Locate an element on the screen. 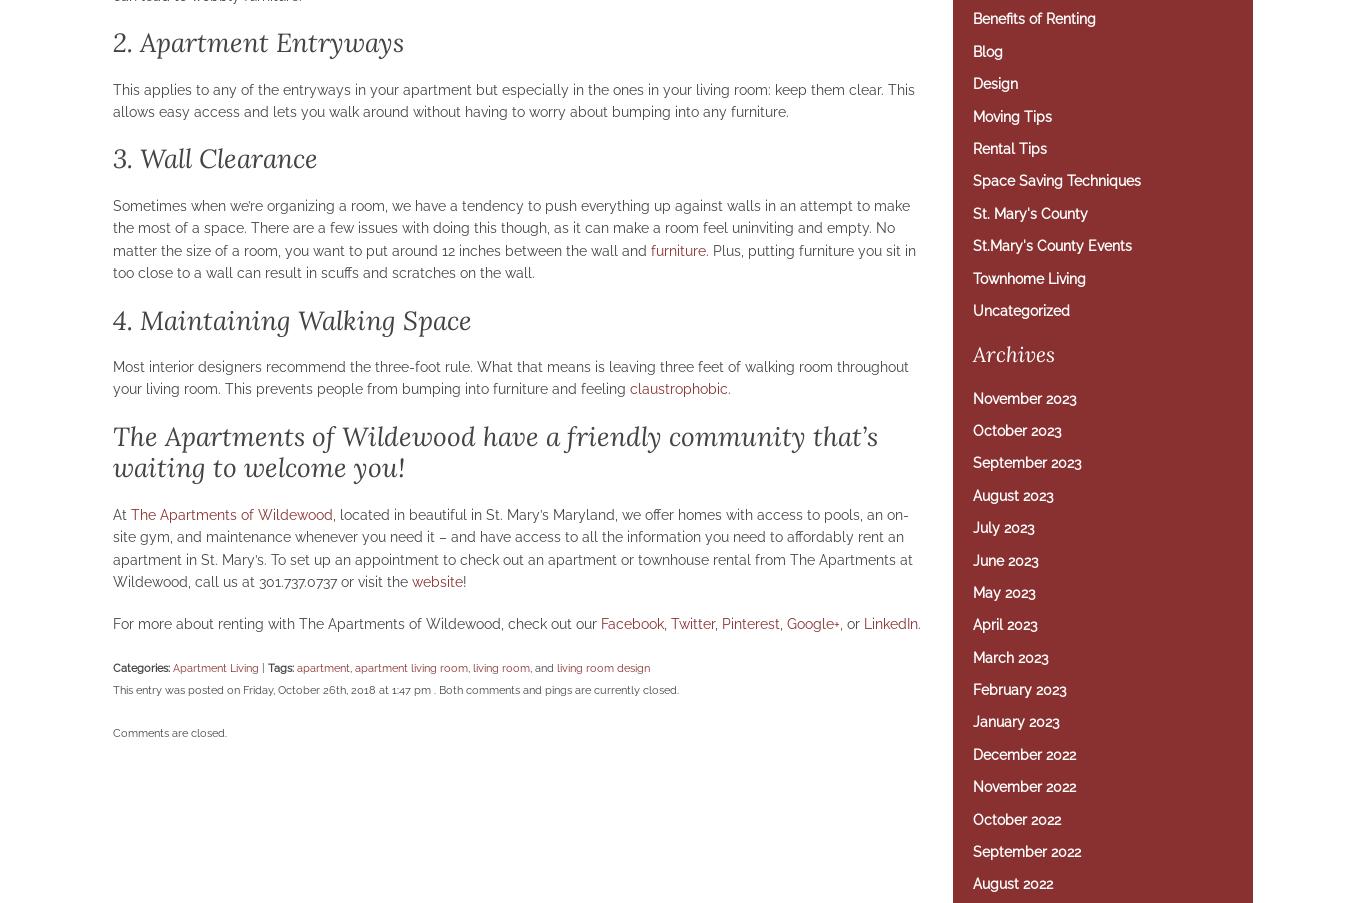 The width and height of the screenshot is (1366, 903). 'apartment living room' is located at coordinates (410, 665).